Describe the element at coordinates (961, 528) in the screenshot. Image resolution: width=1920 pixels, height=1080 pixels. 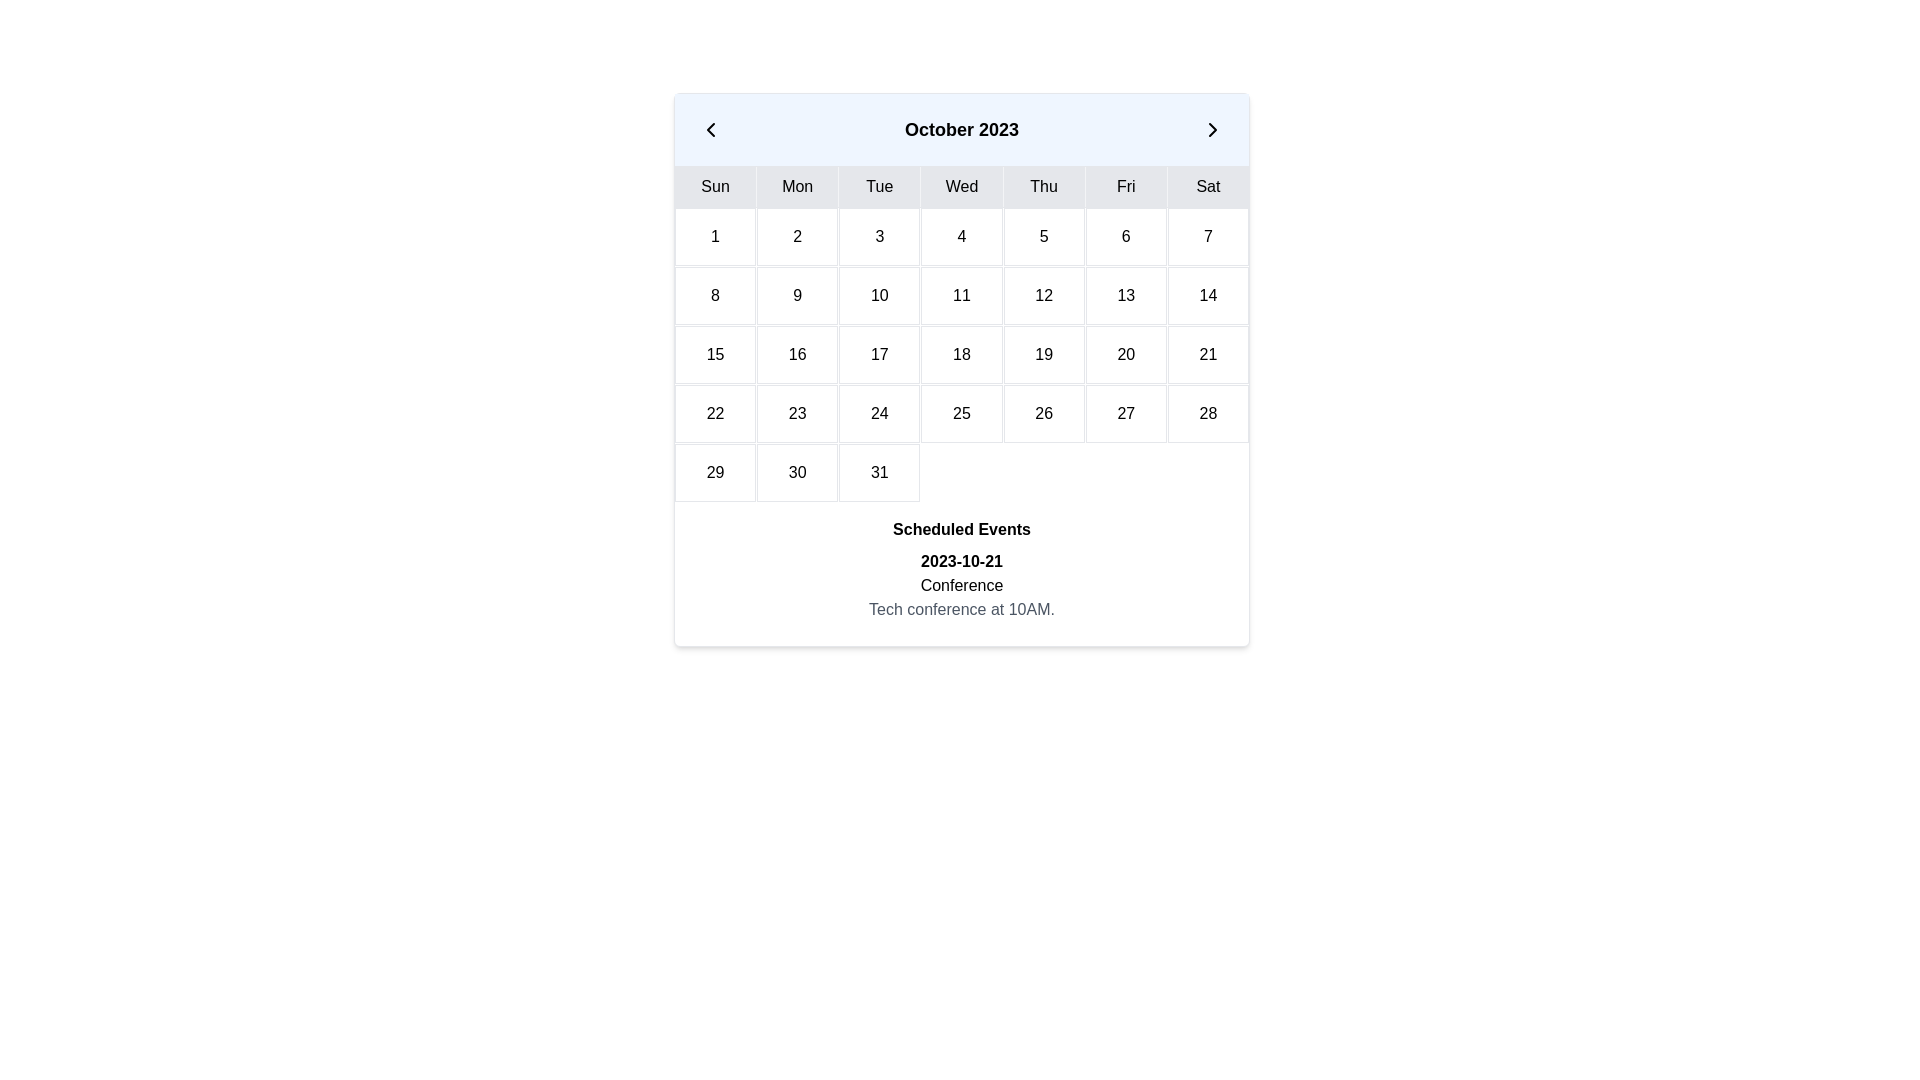
I see `bold text element labeled 'Scheduled Events', which is centrally aligned and serves as a heading above related text elements` at that location.